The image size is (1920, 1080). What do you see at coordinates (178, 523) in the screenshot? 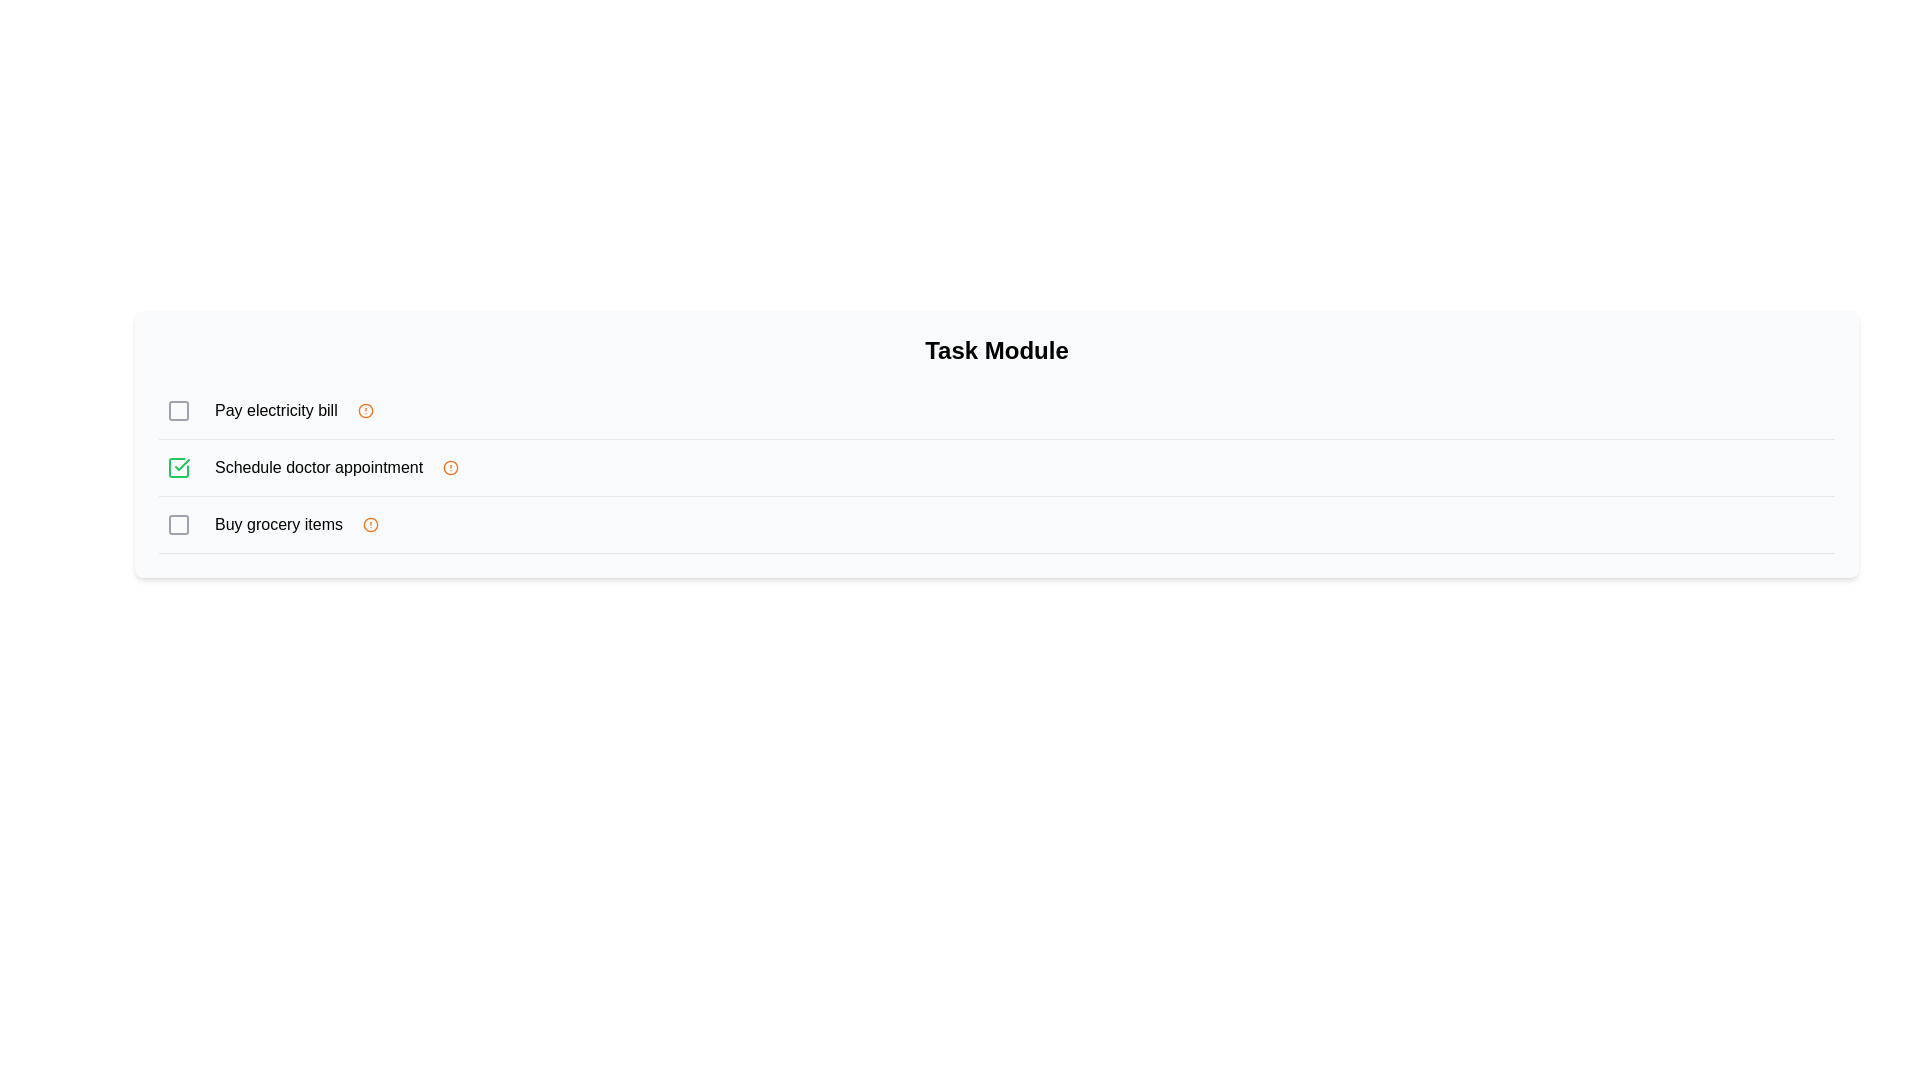
I see `the checkbox element outlined in gray, which is positioned to the left of the text 'Buy grocery items'` at bounding box center [178, 523].